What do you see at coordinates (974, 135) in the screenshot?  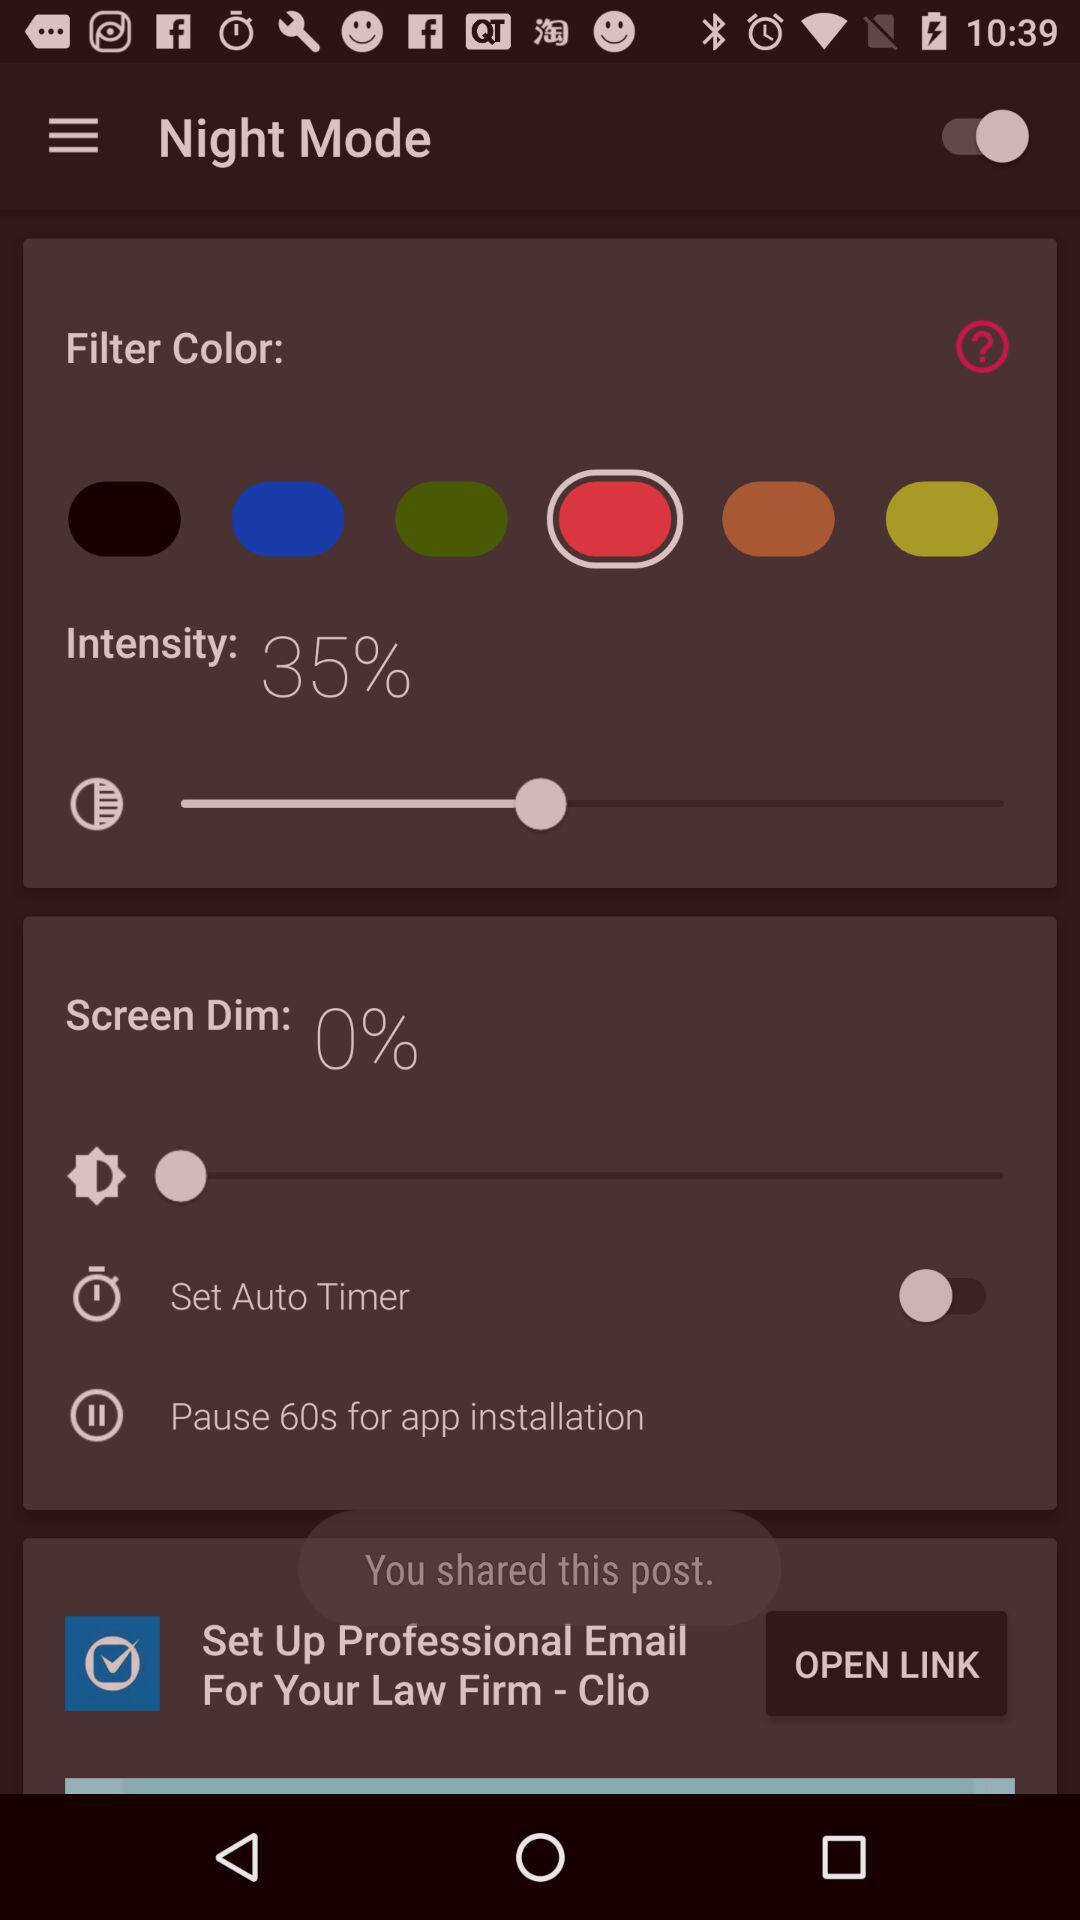 I see `autoplay page` at bounding box center [974, 135].